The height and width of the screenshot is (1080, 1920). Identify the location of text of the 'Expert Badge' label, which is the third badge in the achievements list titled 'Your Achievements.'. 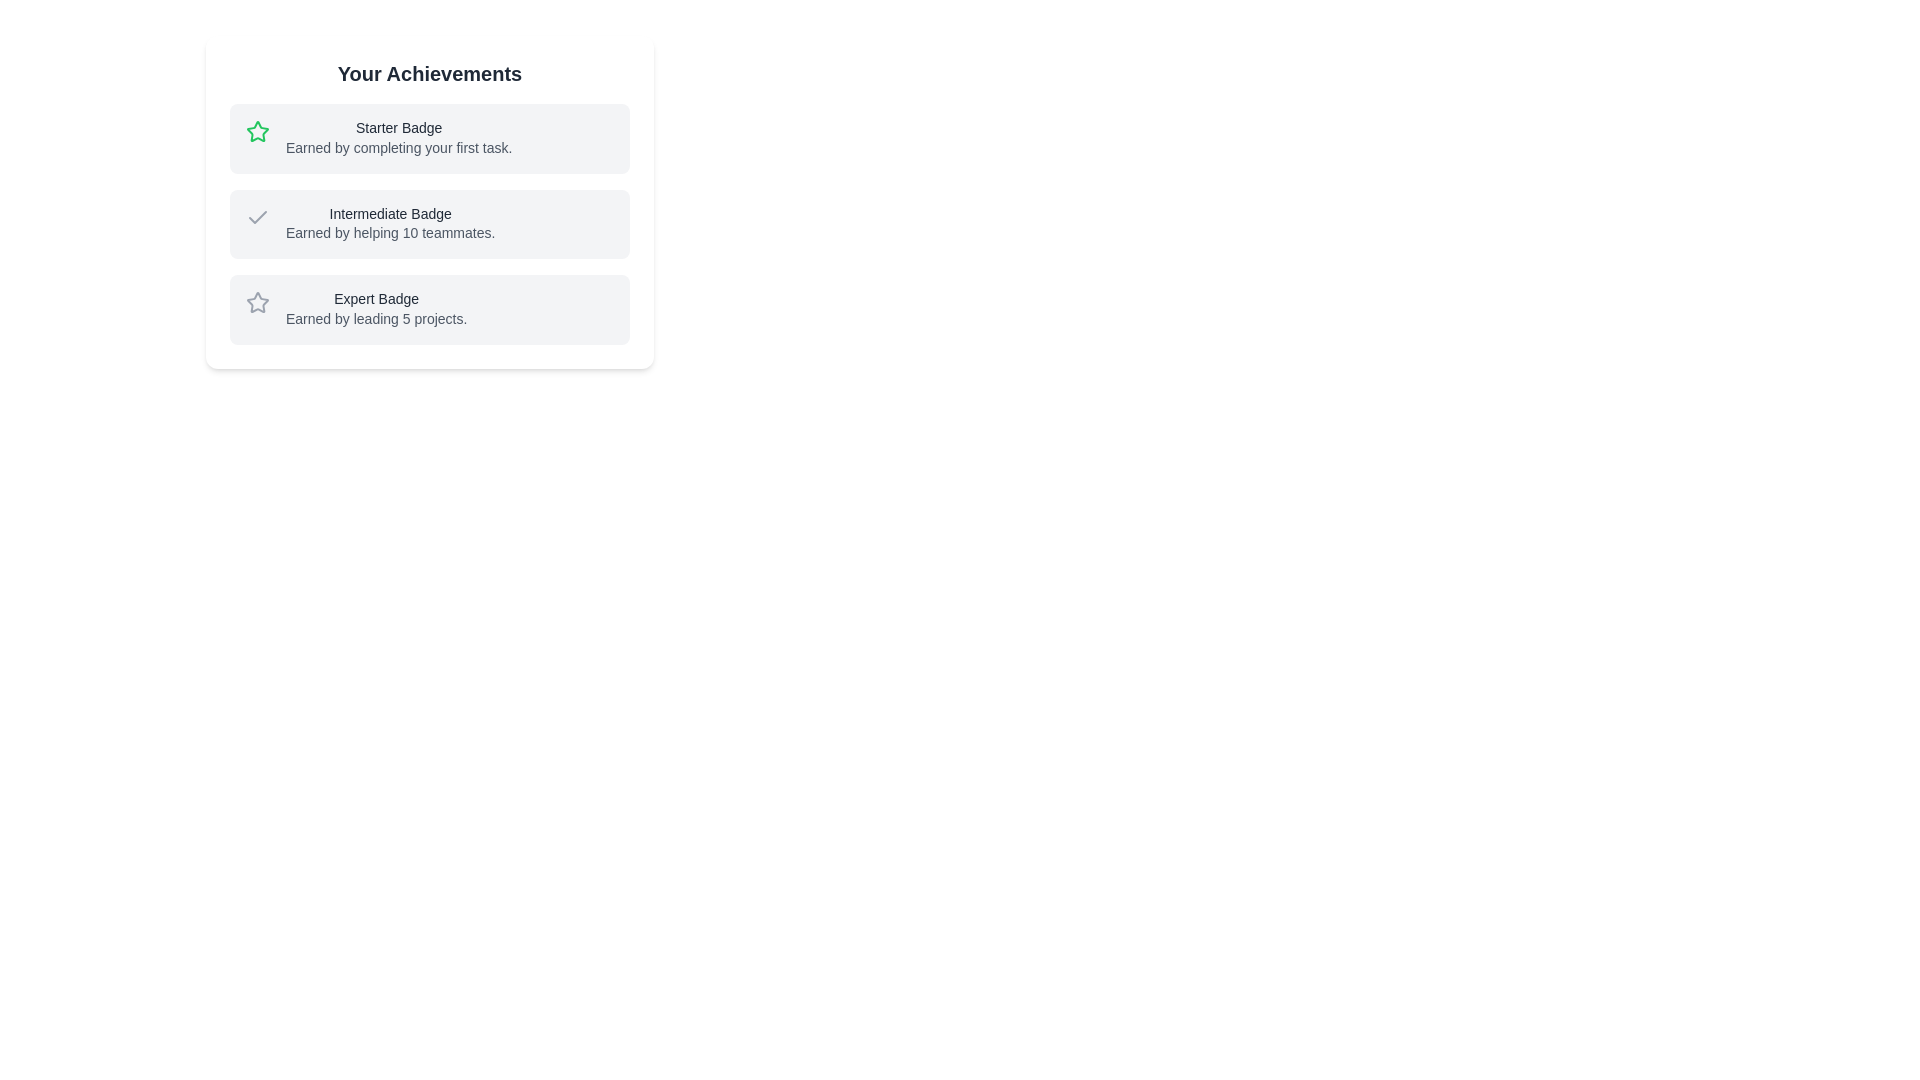
(376, 299).